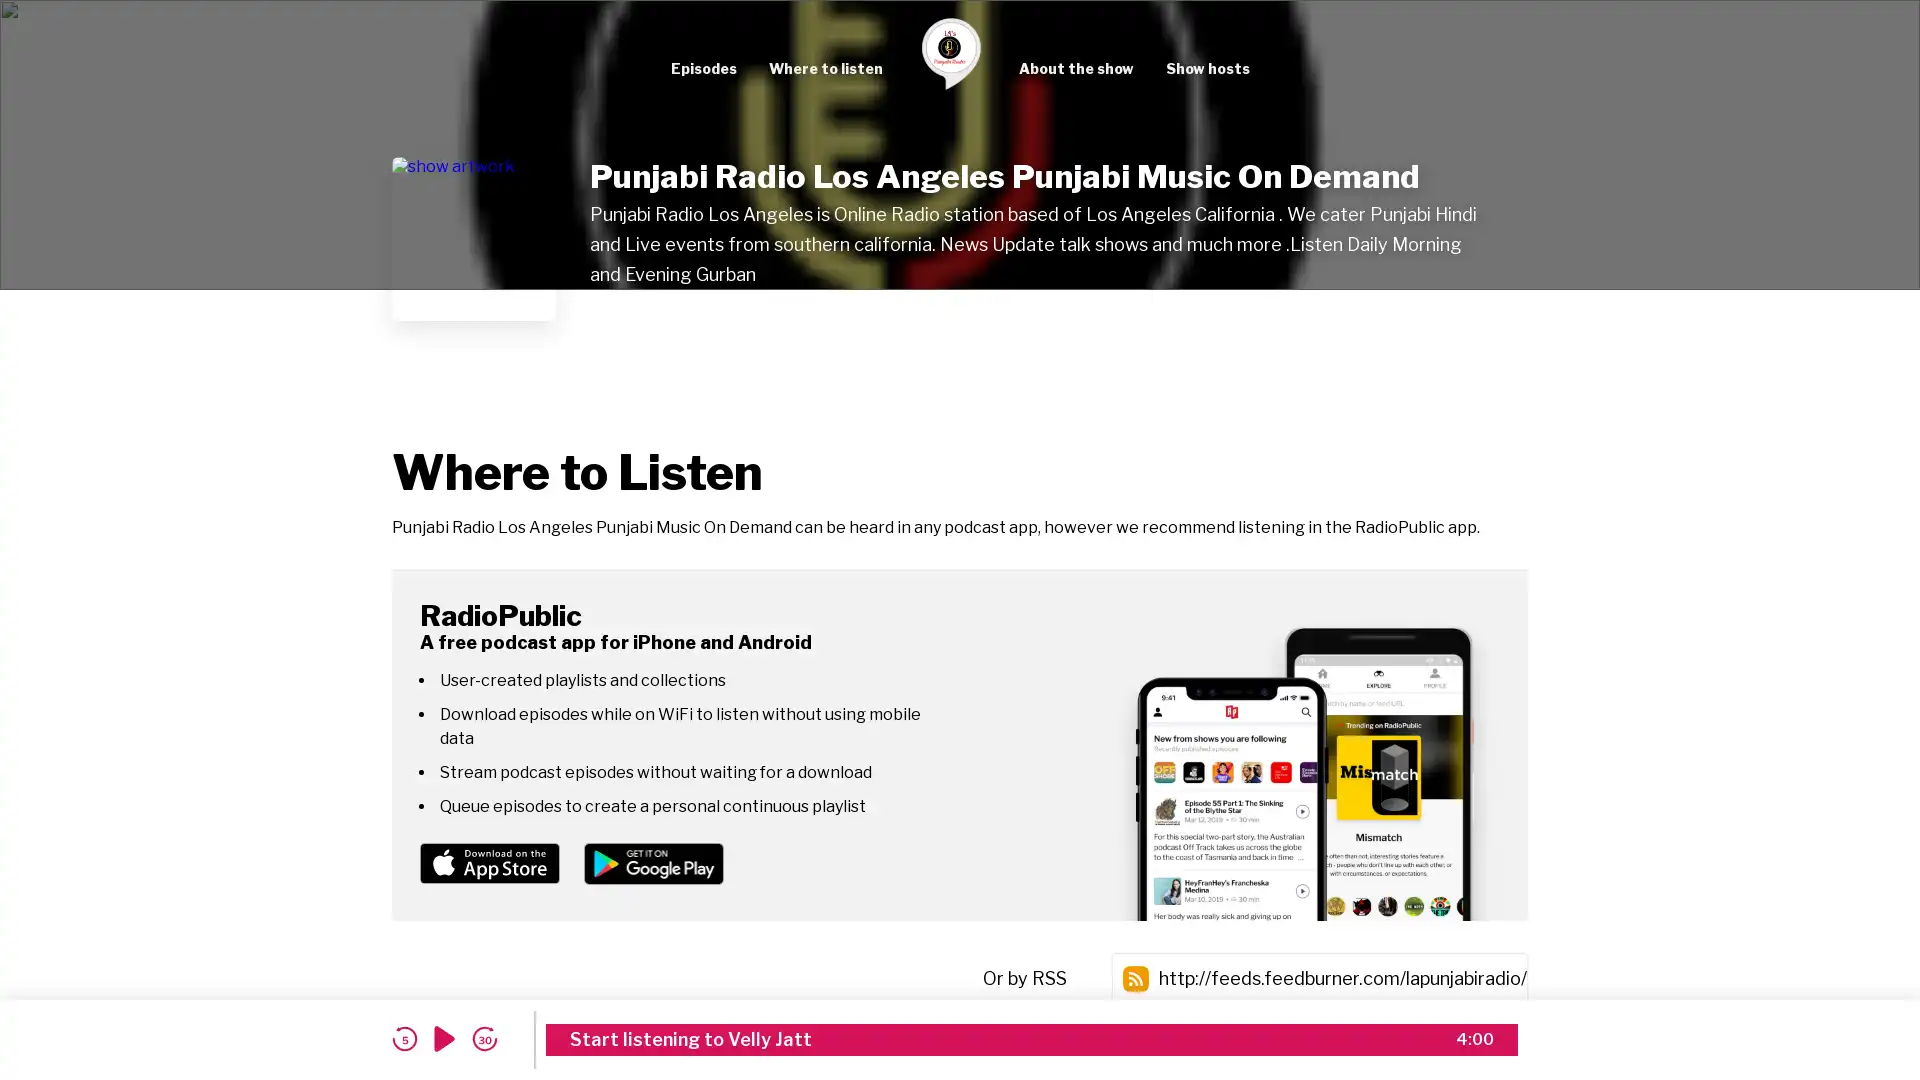 Image resolution: width=1920 pixels, height=1080 pixels. I want to click on skip back 5 seconds, so click(403, 1038).